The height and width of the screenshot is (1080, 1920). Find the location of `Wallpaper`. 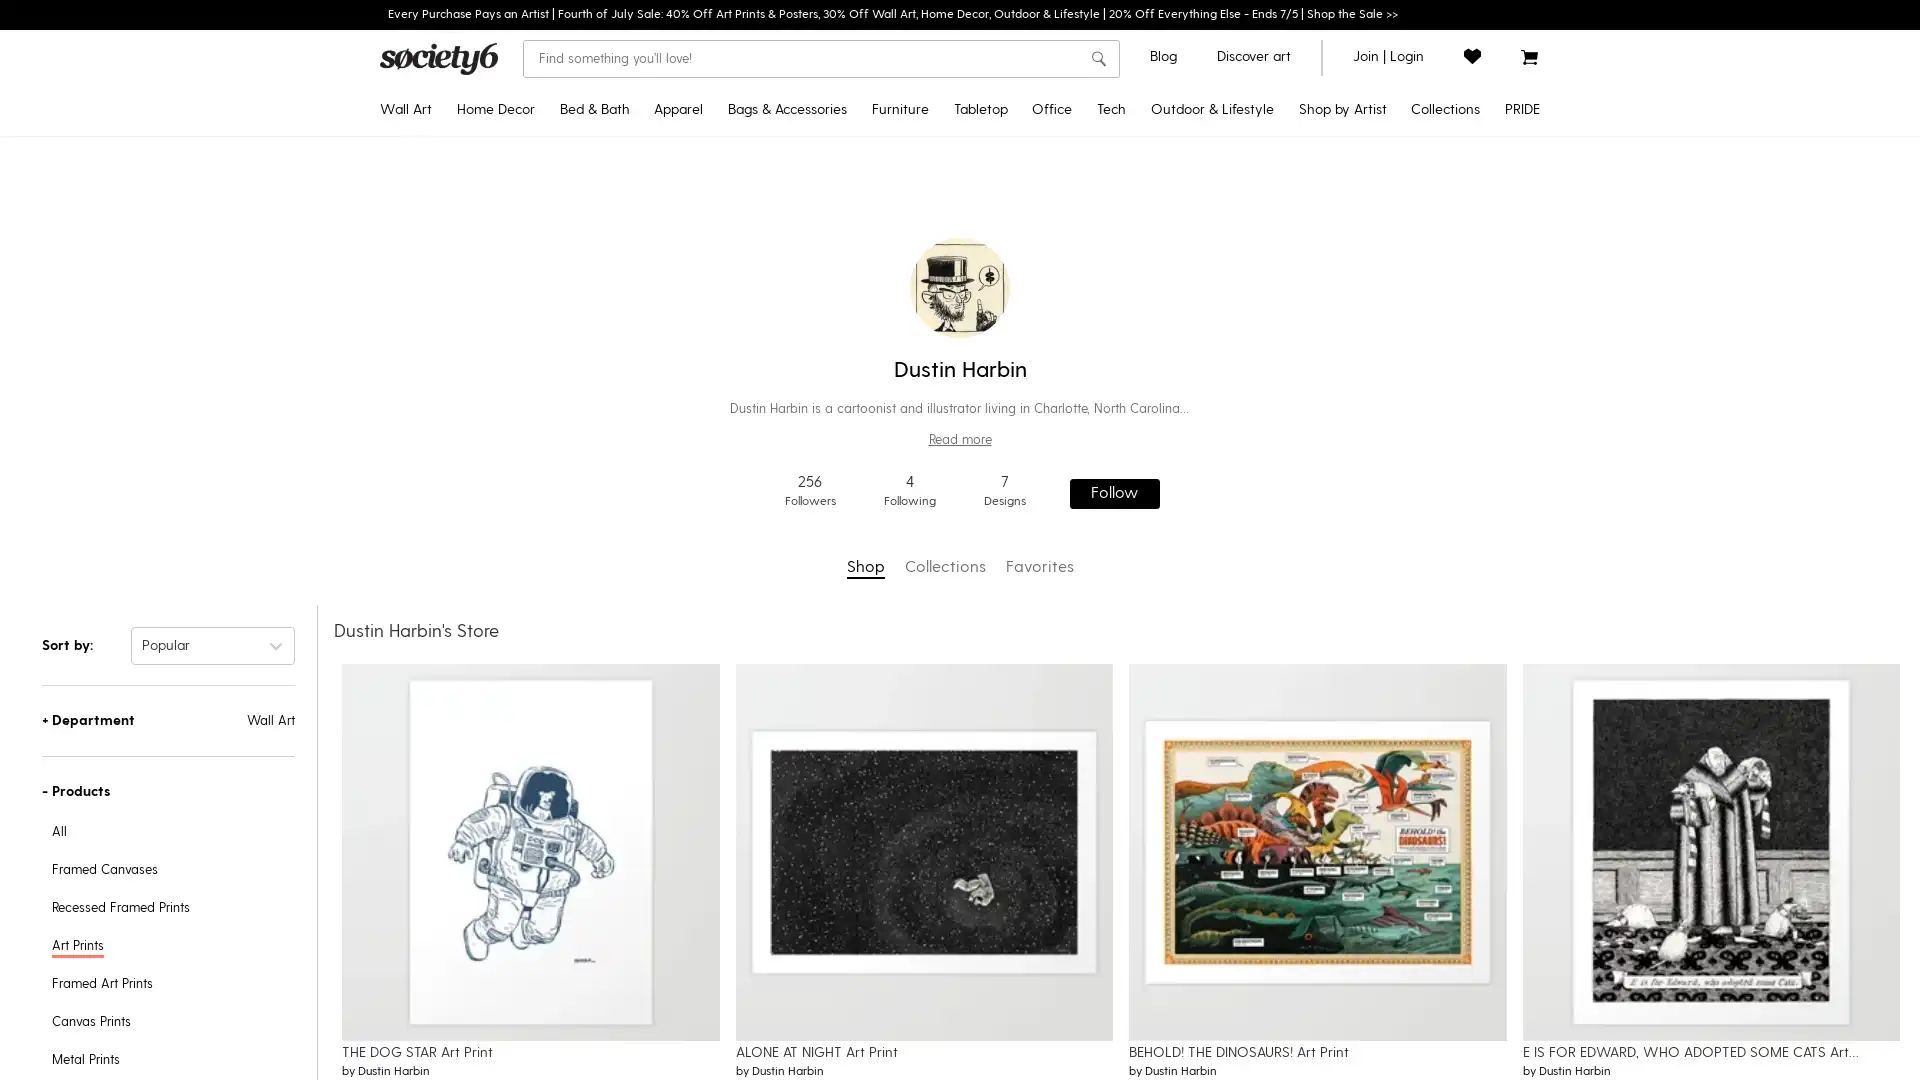

Wallpaper is located at coordinates (533, 482).